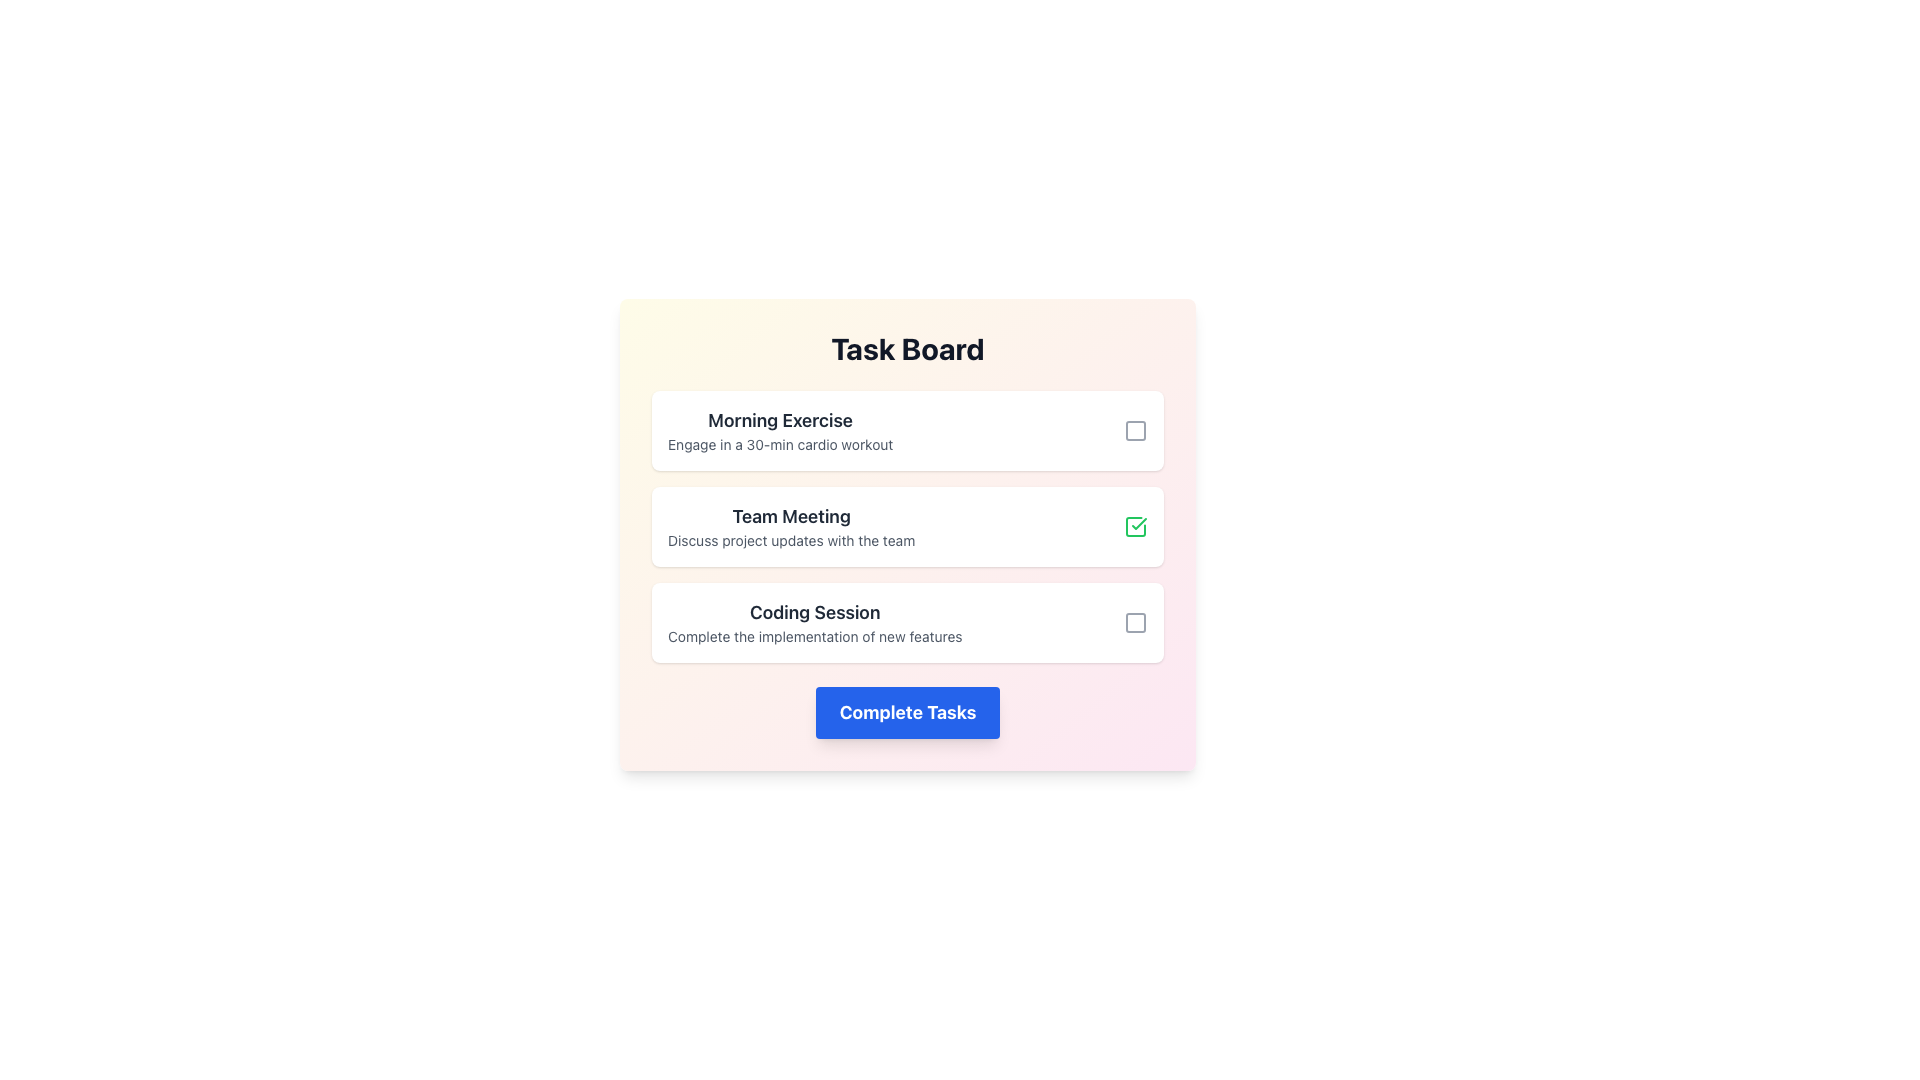 Image resolution: width=1920 pixels, height=1080 pixels. I want to click on title and description of the second task item in the task list, which includes a checkbox for marking completion, so click(906, 526).